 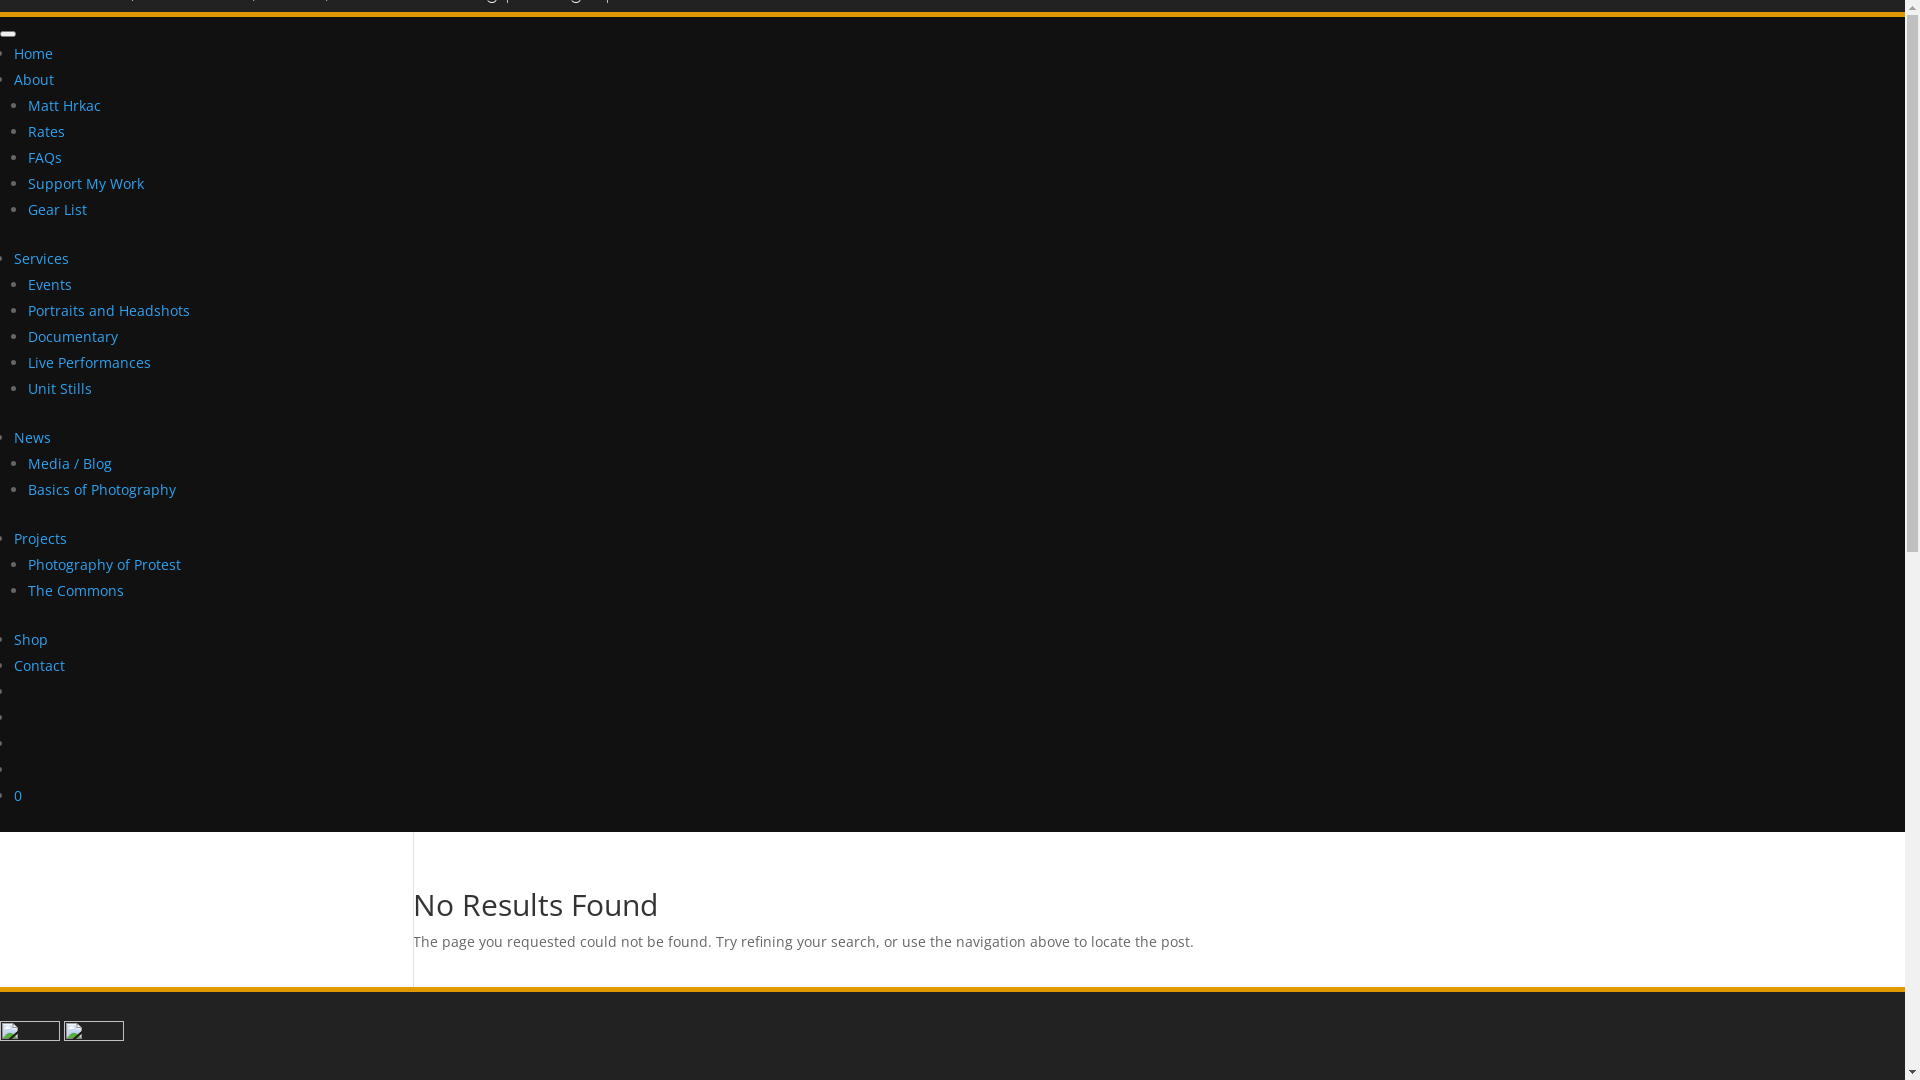 I want to click on '0', so click(x=18, y=794).